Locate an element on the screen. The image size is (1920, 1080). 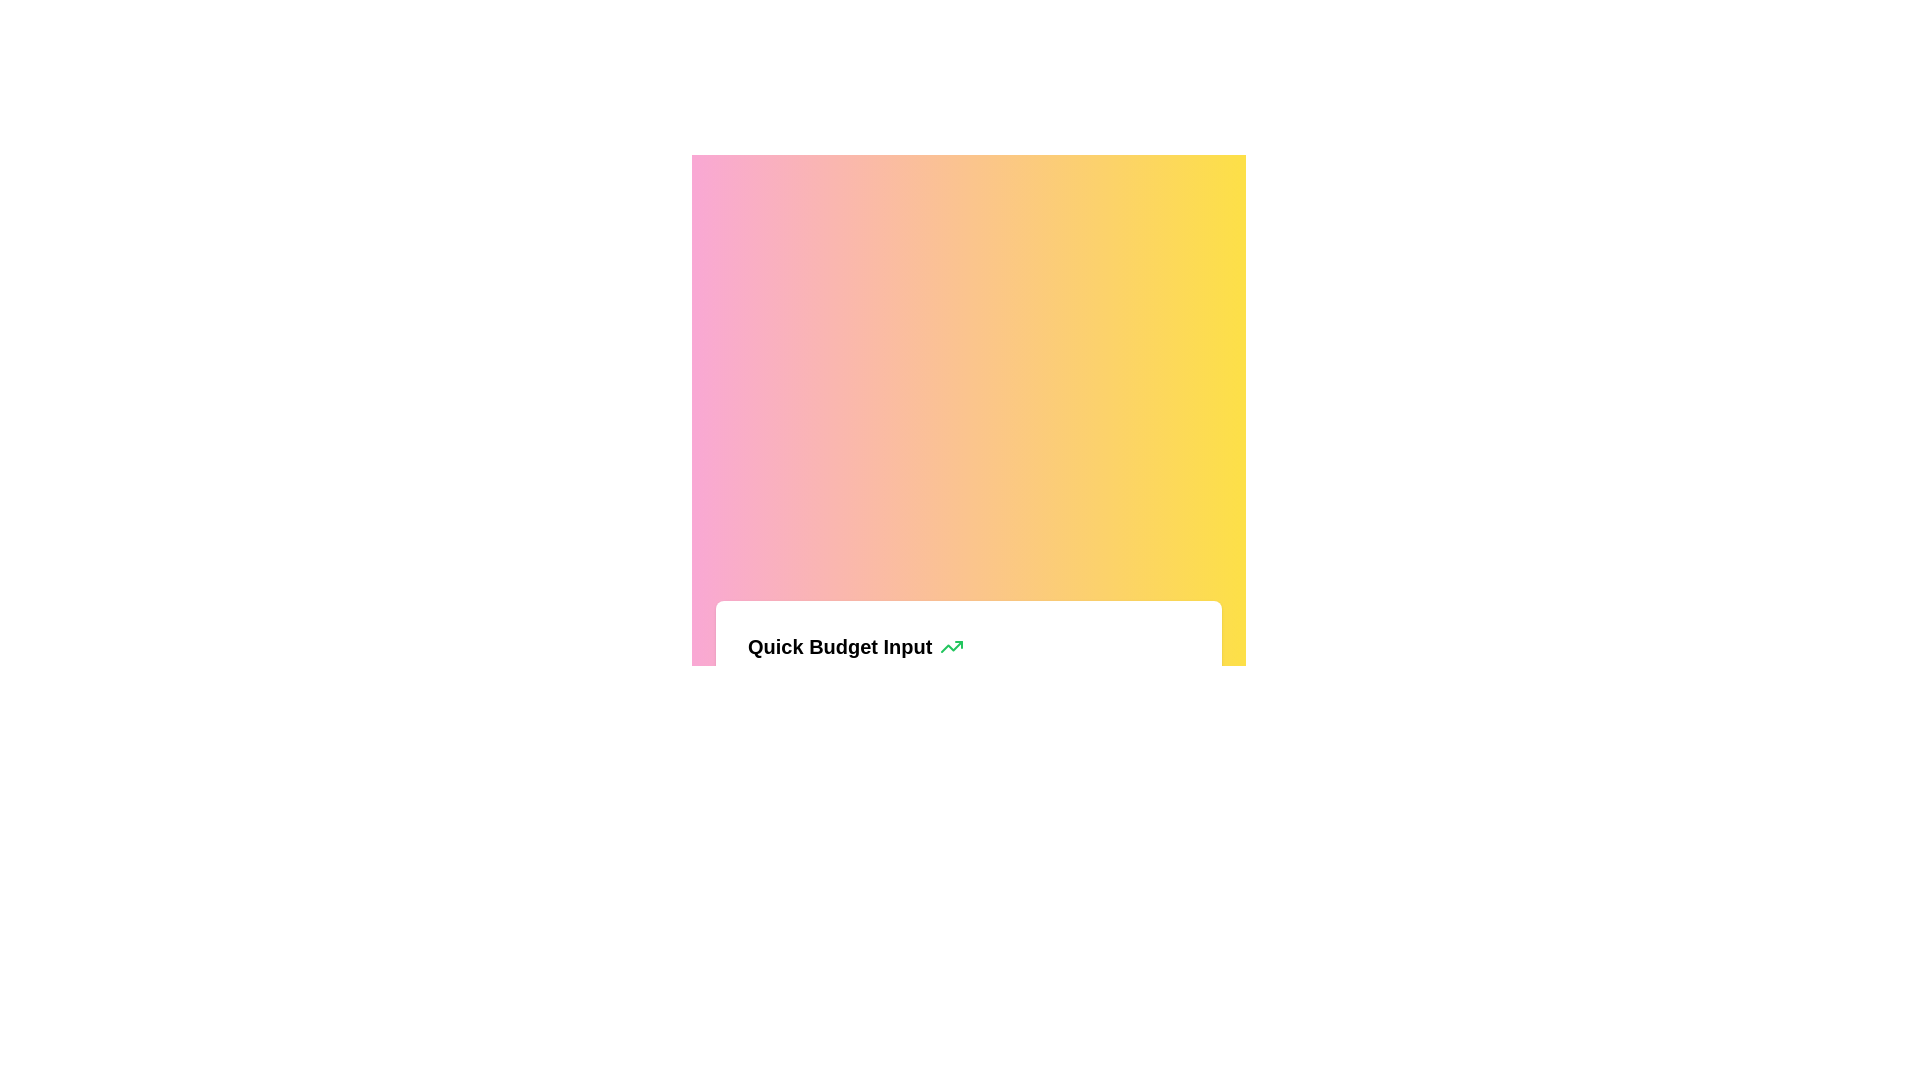
the Icon (Graph Representation) that is styled with a green stroke and represents an upward trending line, located next to the text 'Quick Budget Input' is located at coordinates (951, 647).